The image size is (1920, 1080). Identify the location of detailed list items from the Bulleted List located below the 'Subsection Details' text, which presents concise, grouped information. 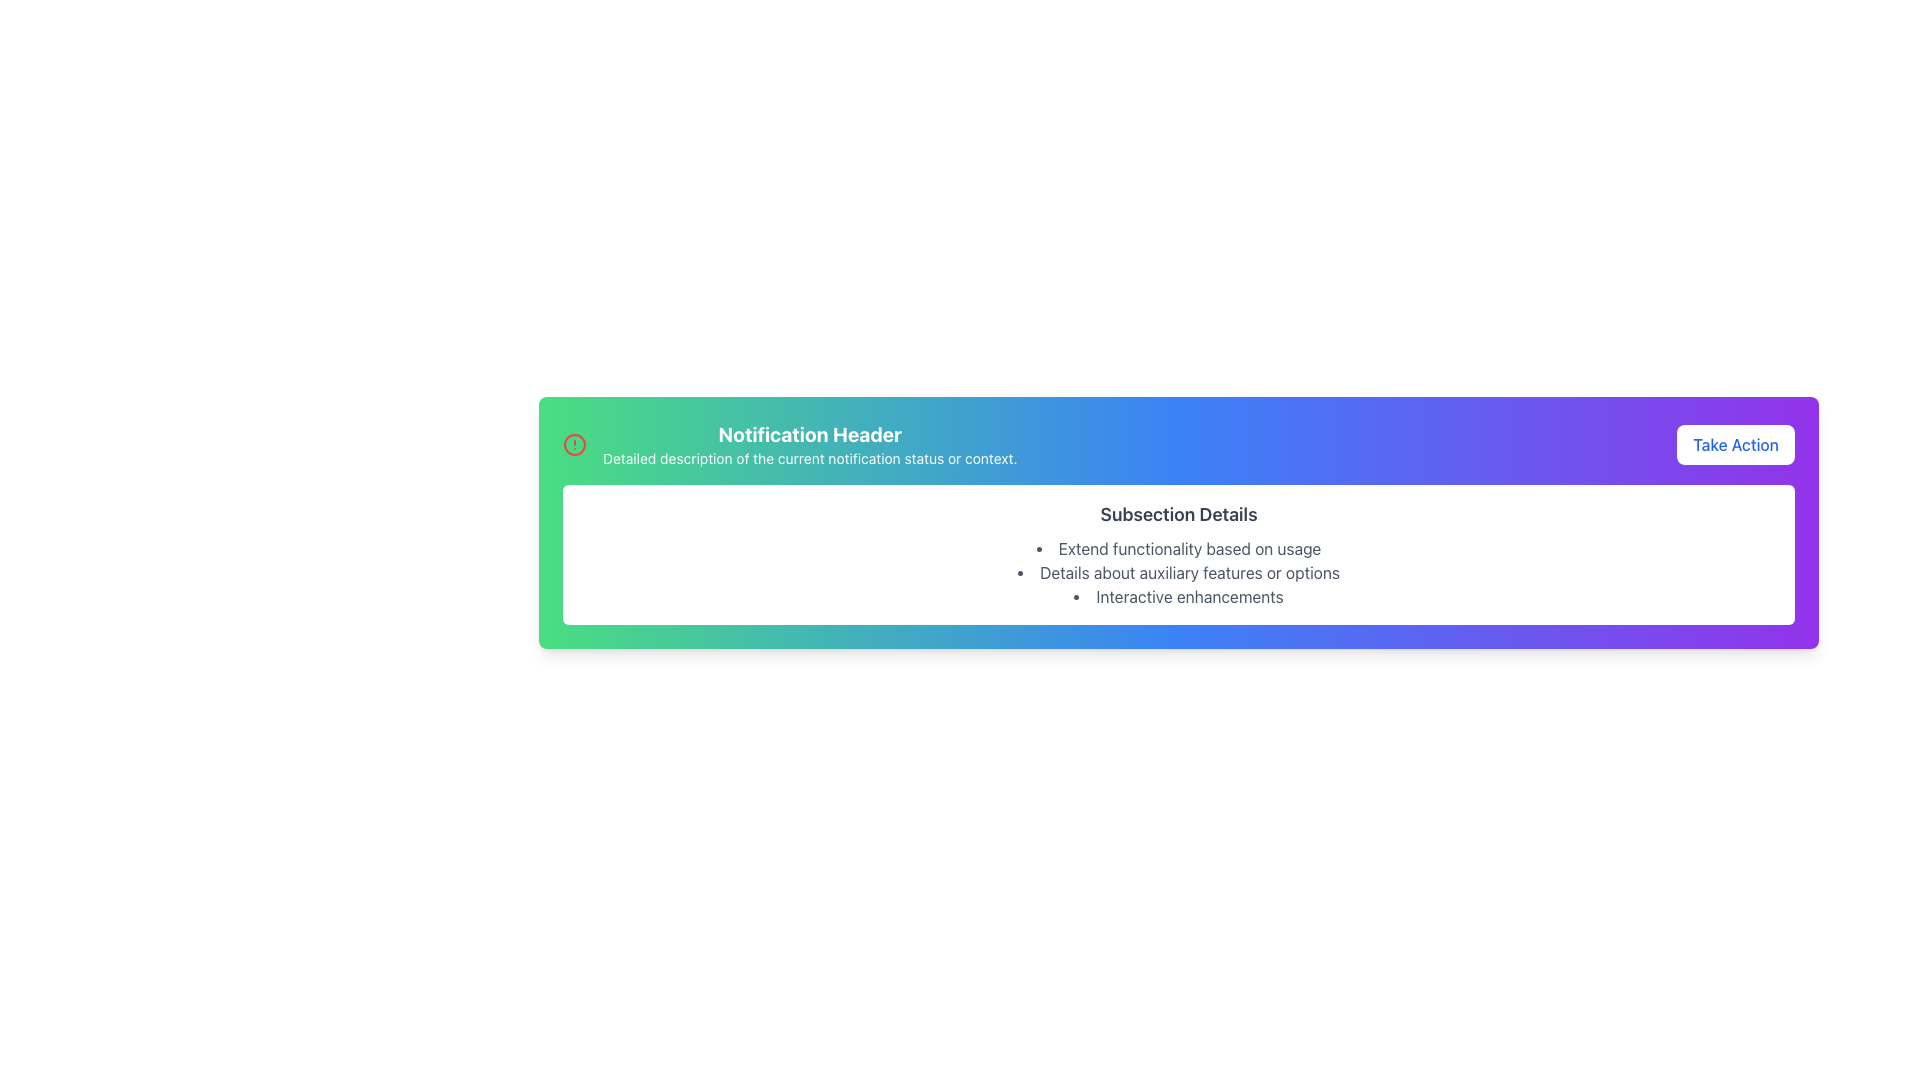
(1179, 573).